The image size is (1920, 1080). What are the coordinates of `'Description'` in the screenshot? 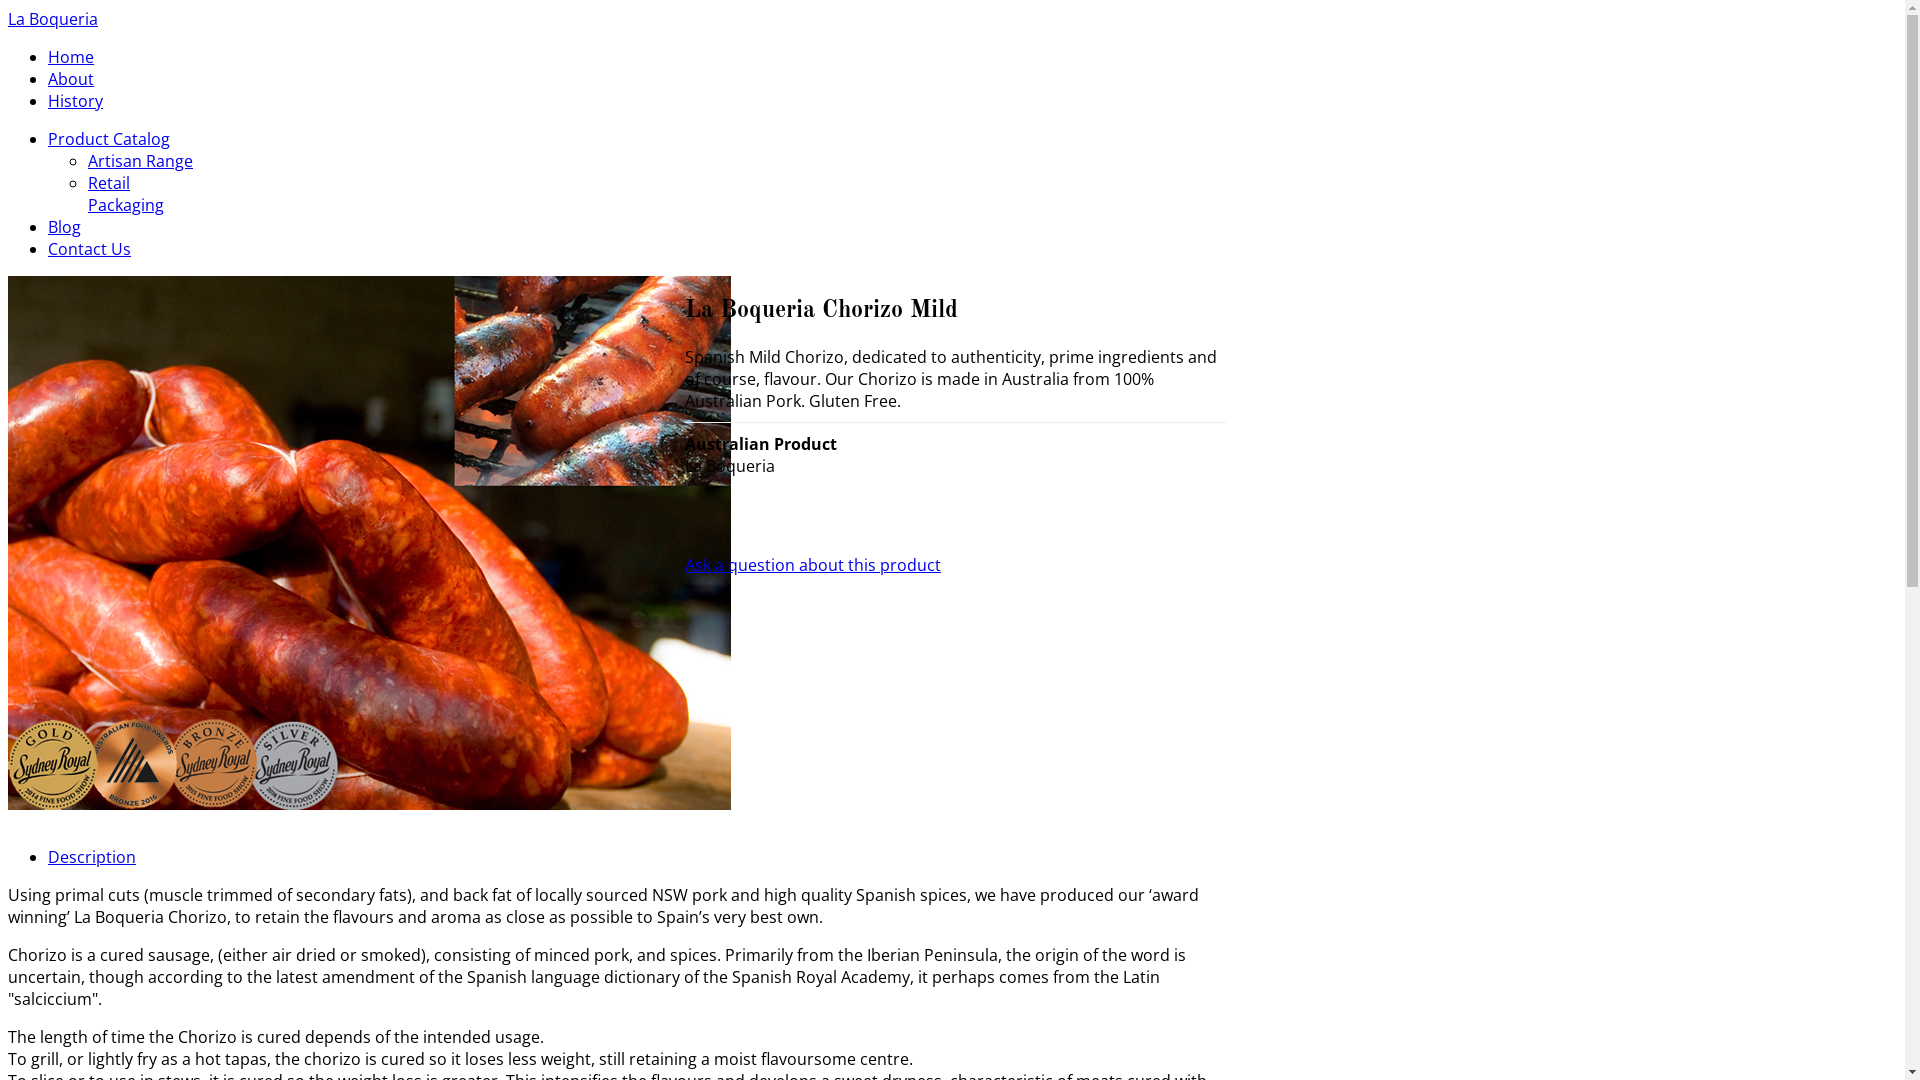 It's located at (90, 855).